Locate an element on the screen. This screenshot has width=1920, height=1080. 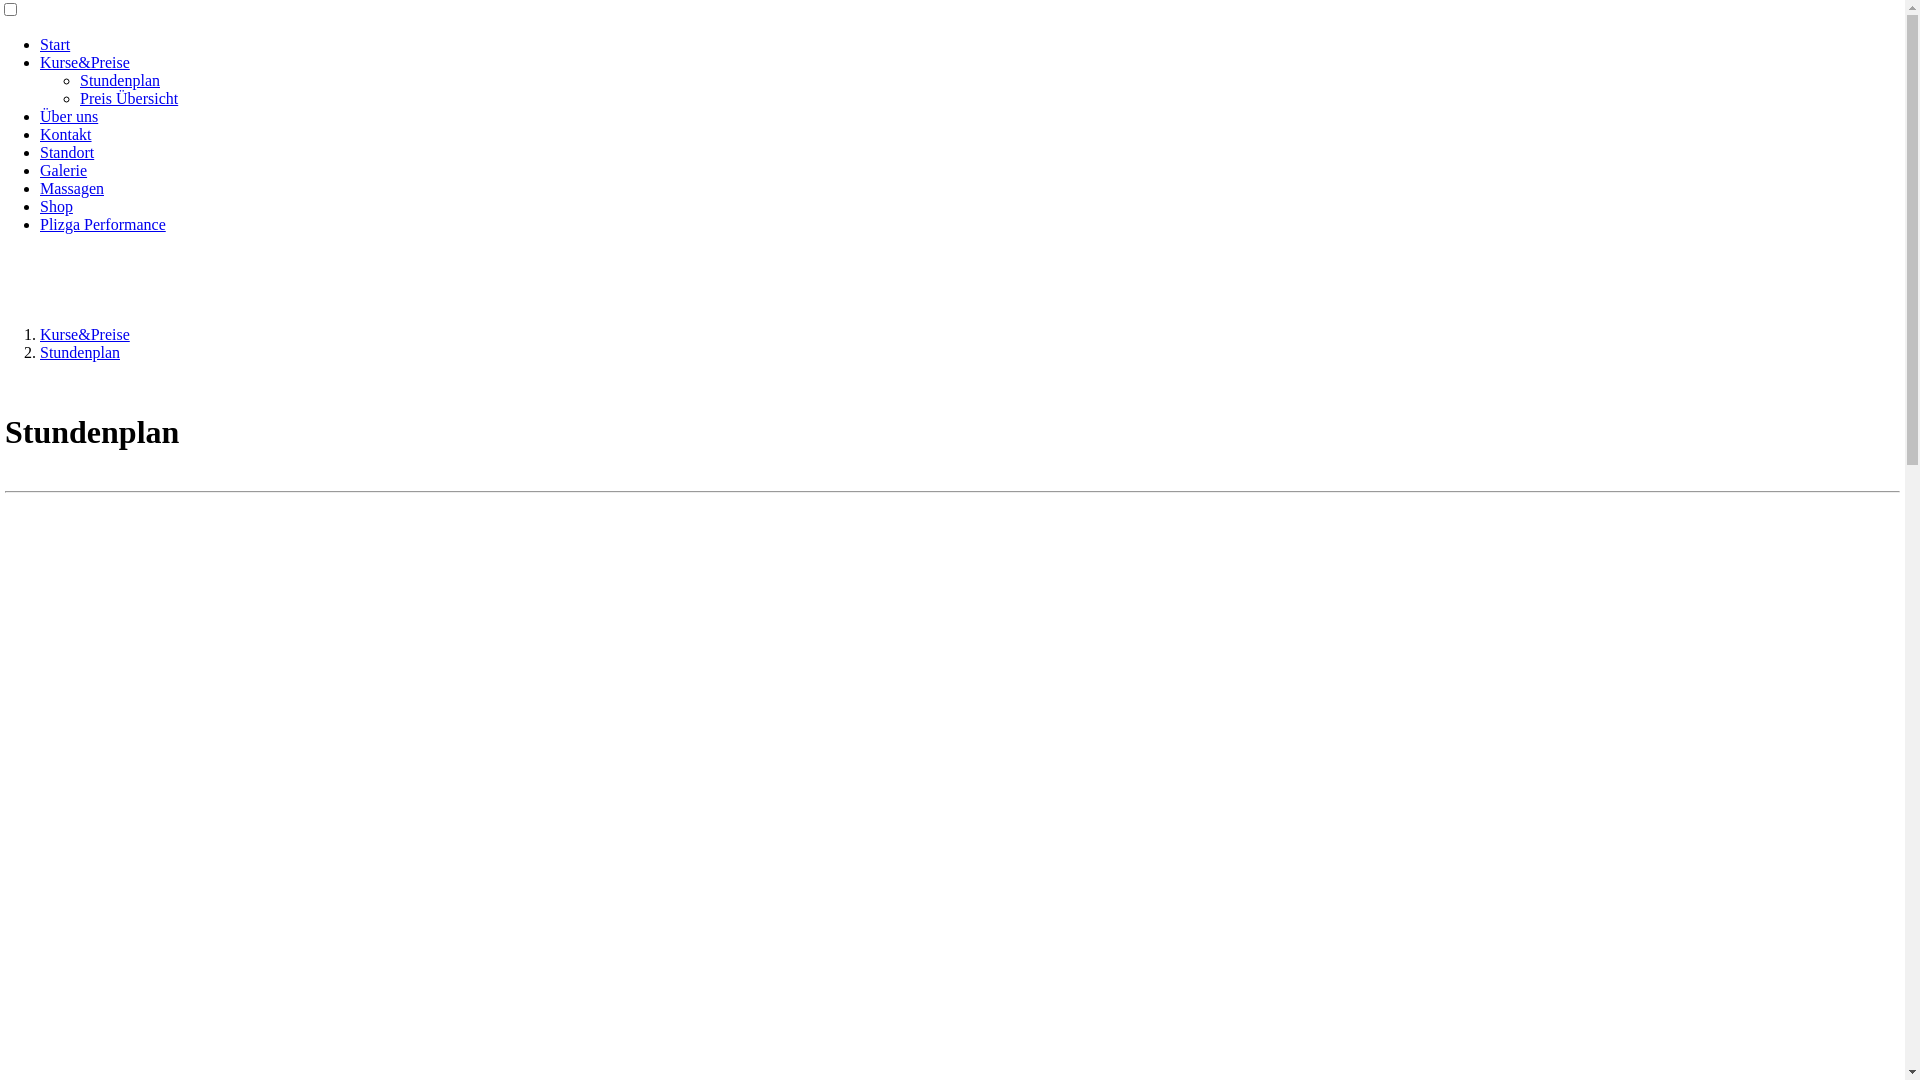
'Galerie' is located at coordinates (63, 169).